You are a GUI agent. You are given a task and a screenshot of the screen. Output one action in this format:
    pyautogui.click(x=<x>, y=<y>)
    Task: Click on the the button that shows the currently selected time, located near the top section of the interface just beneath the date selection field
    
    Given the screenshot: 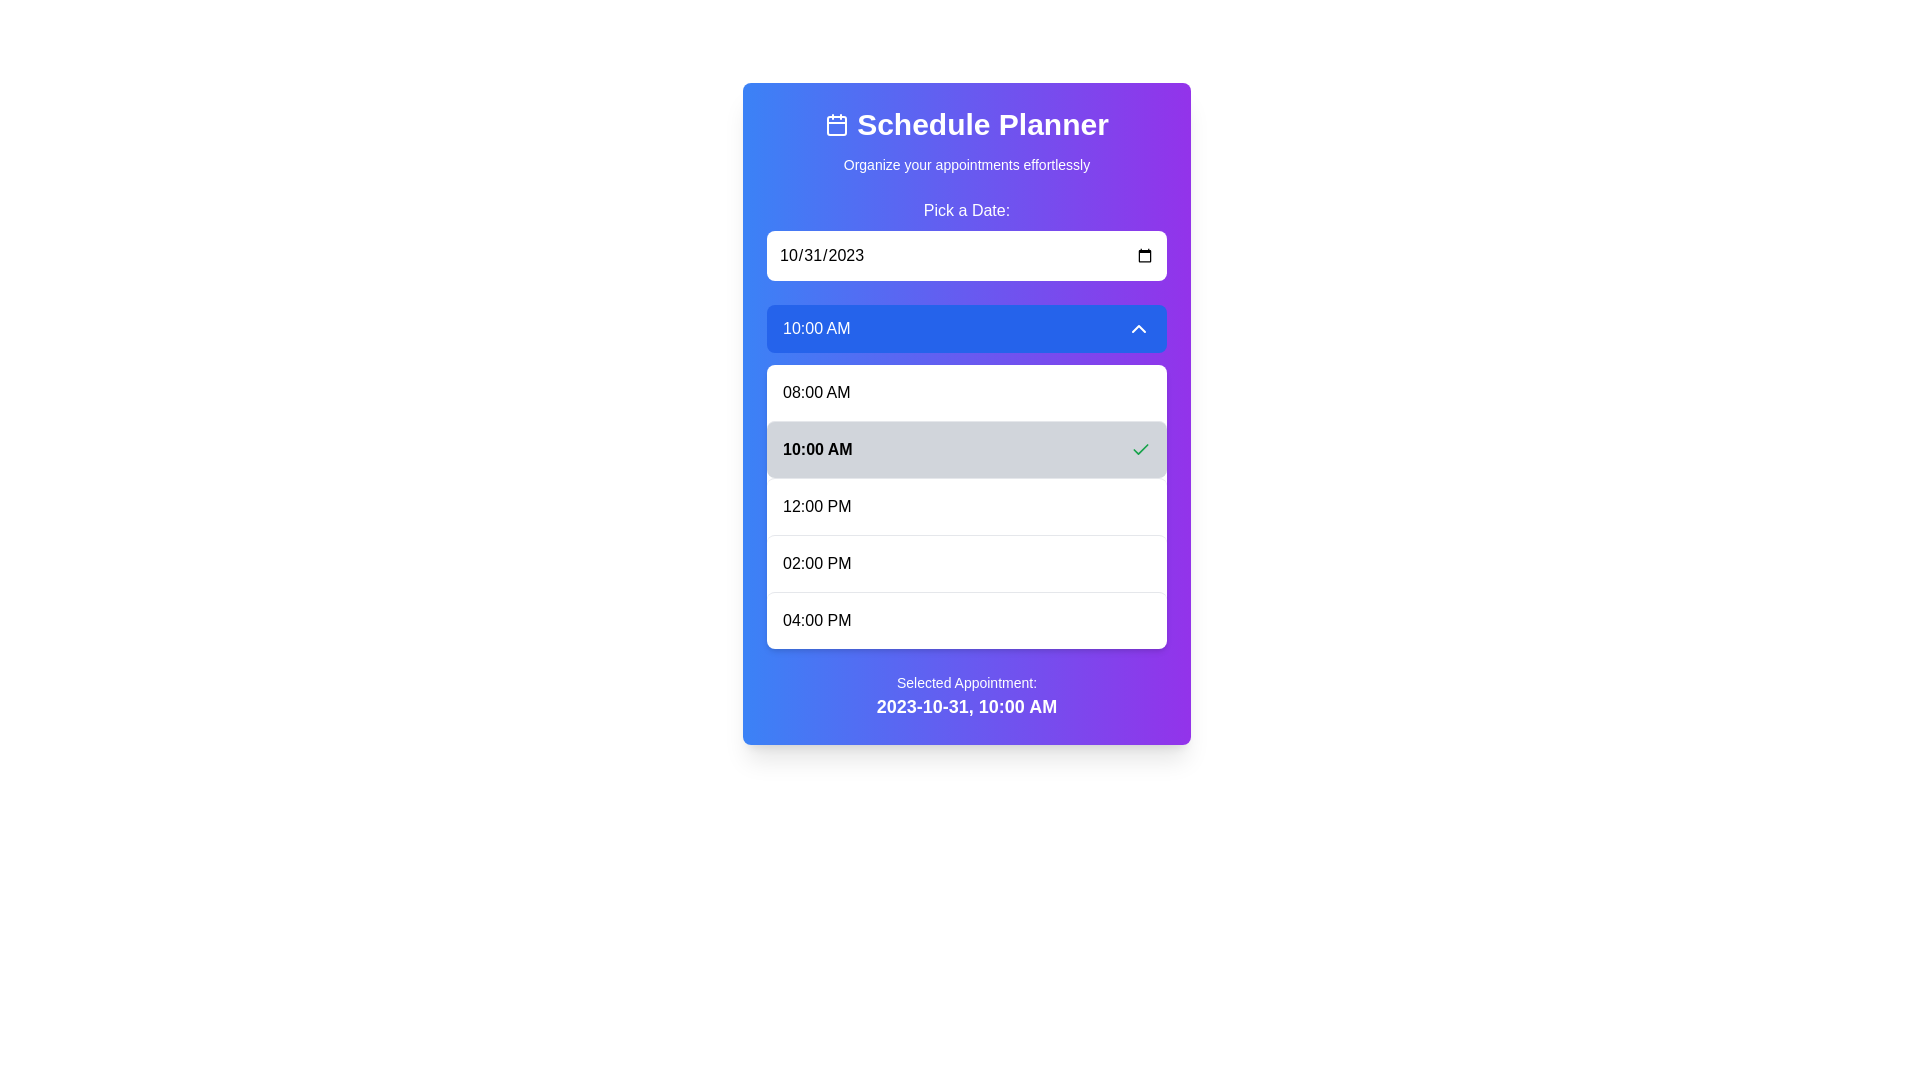 What is the action you would take?
    pyautogui.click(x=966, y=327)
    